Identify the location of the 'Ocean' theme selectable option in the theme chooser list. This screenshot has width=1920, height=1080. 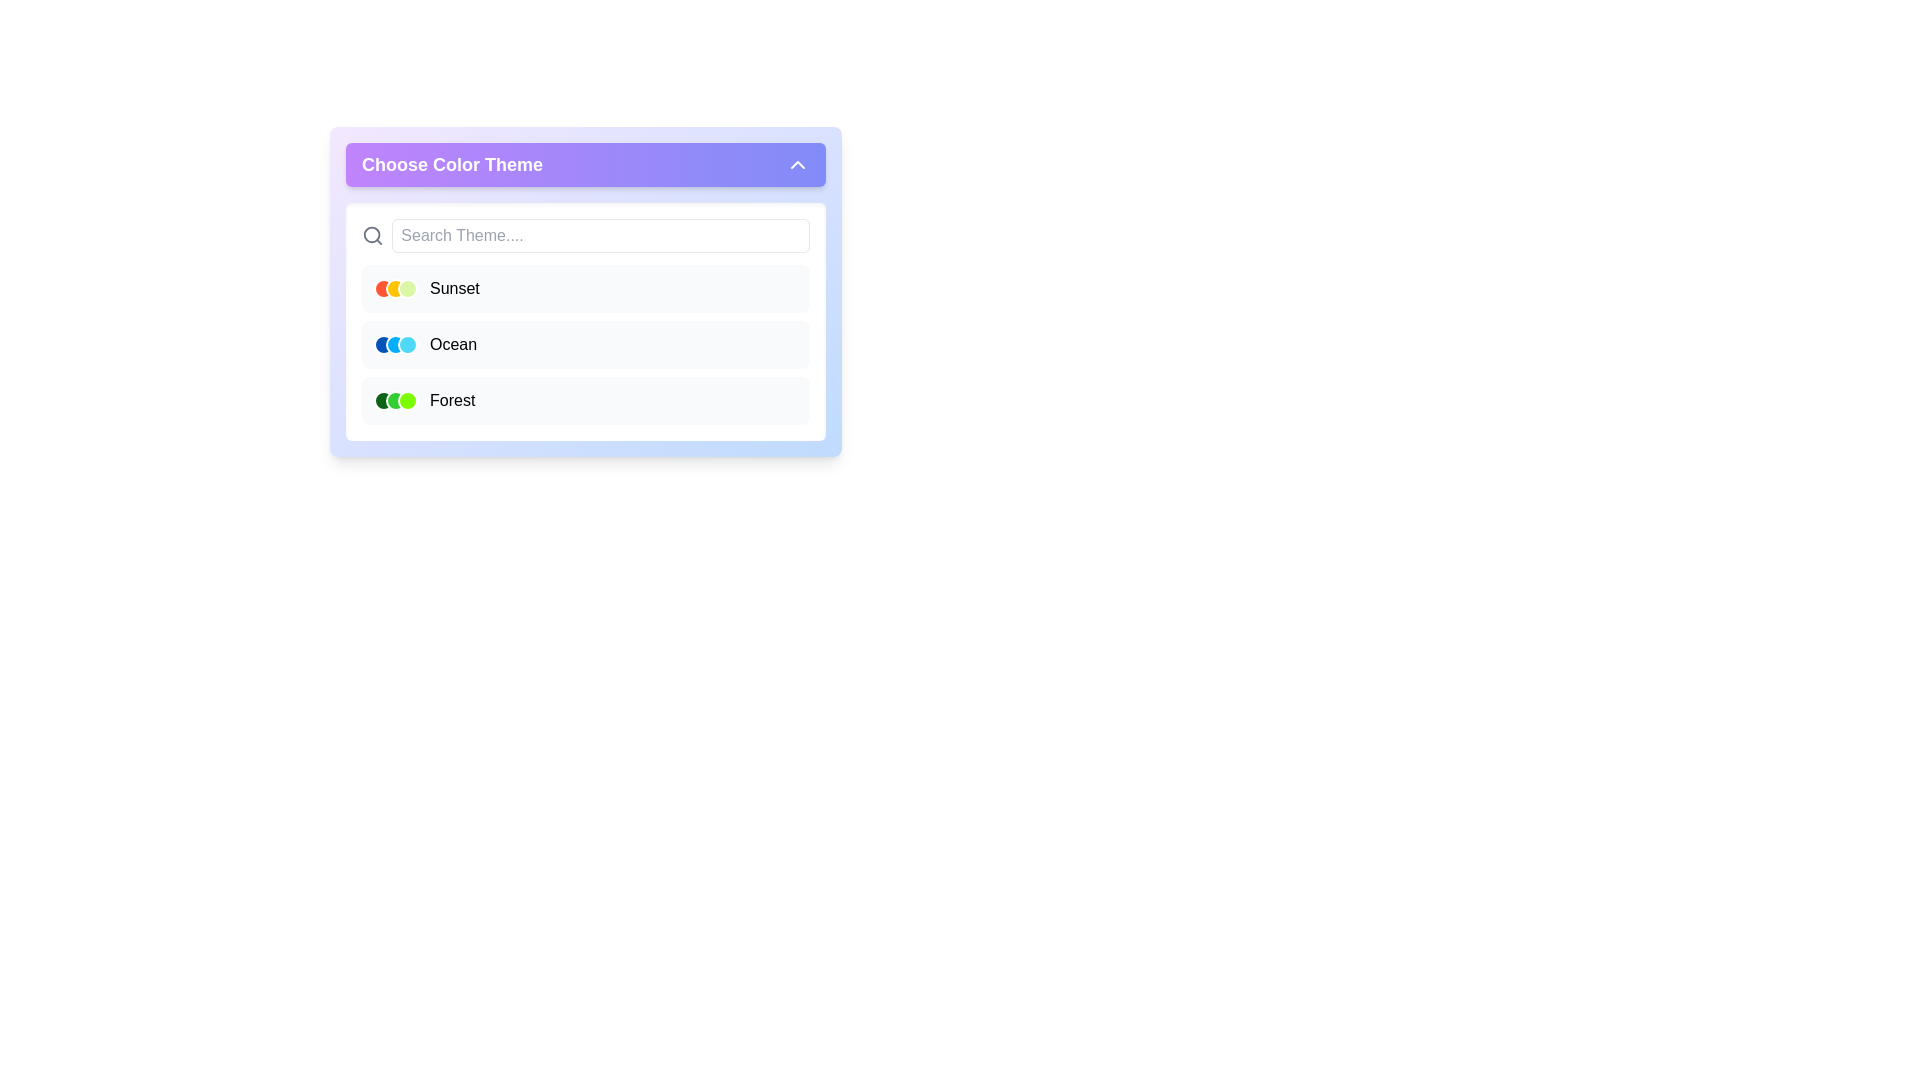
(584, 343).